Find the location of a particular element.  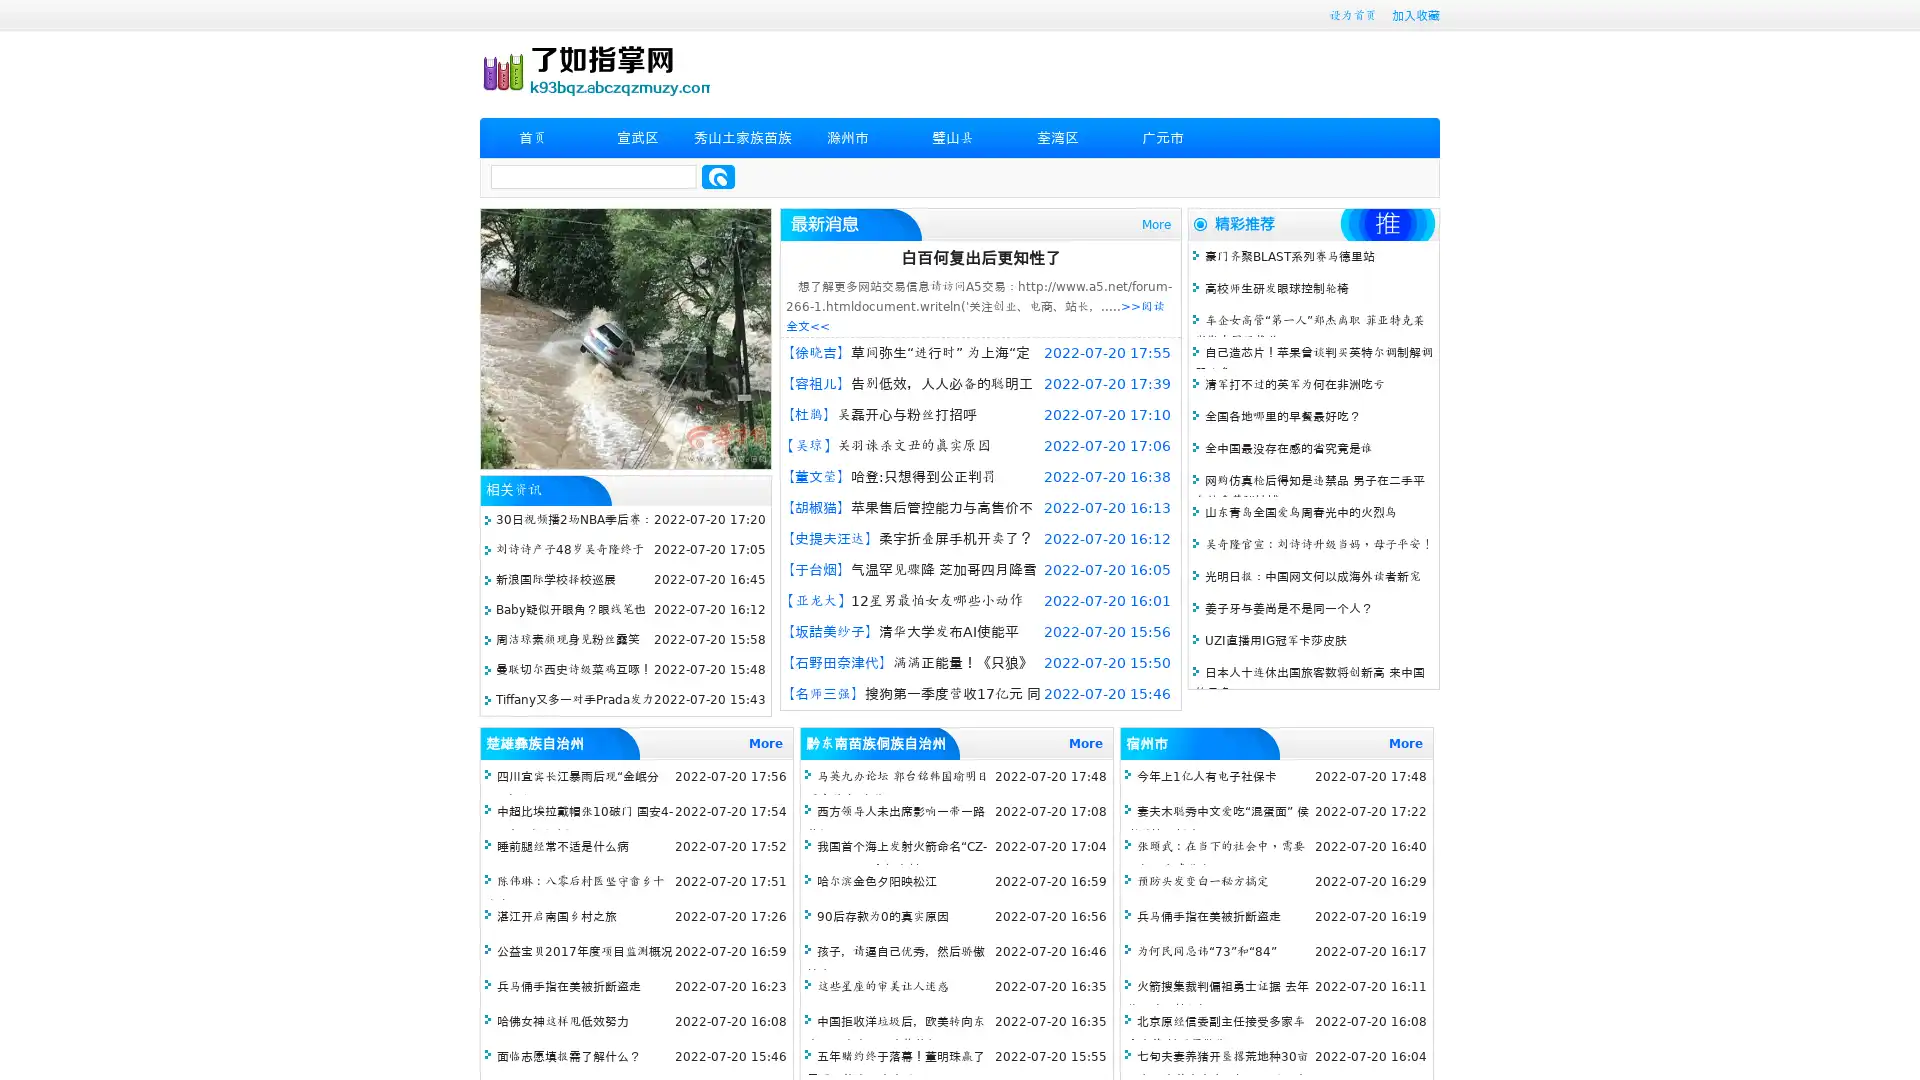

Search is located at coordinates (718, 176).